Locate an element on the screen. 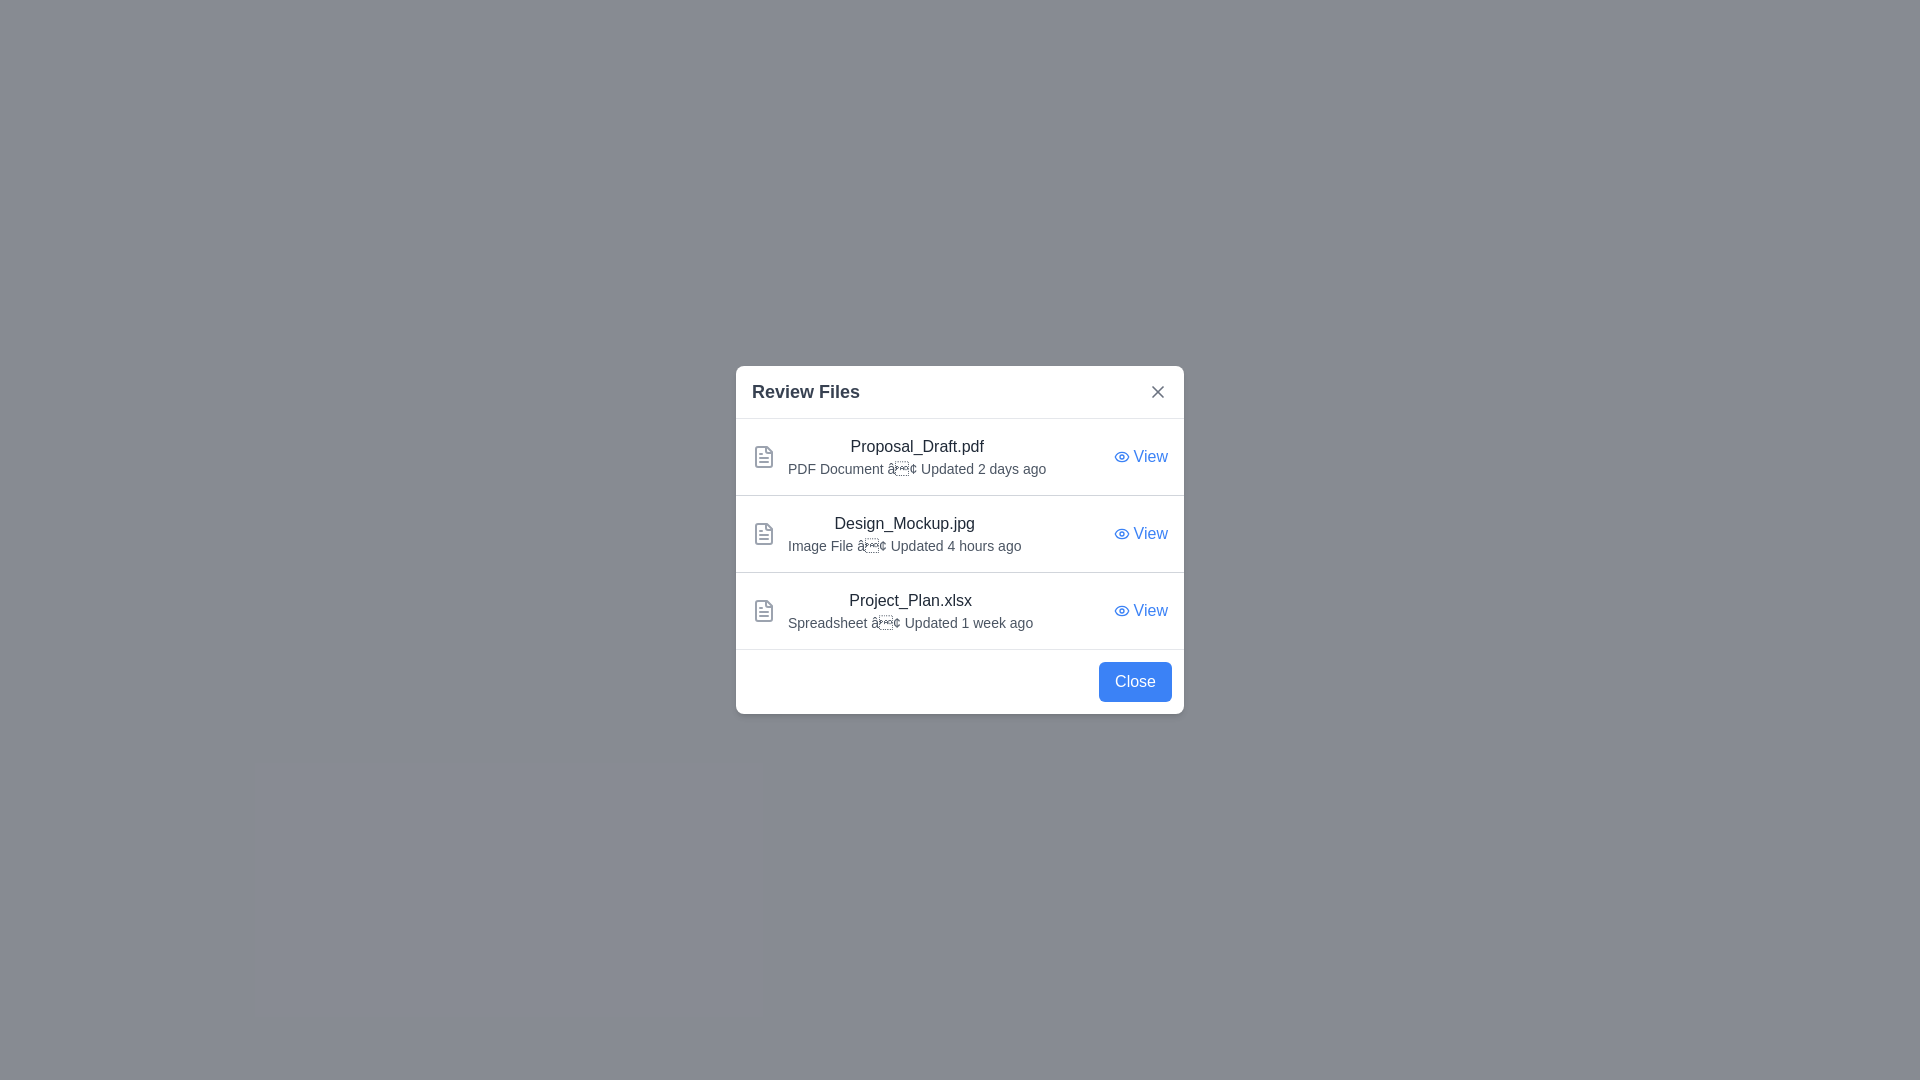  the 'View' button for the file named Proposal_Draft.pdf is located at coordinates (1140, 456).